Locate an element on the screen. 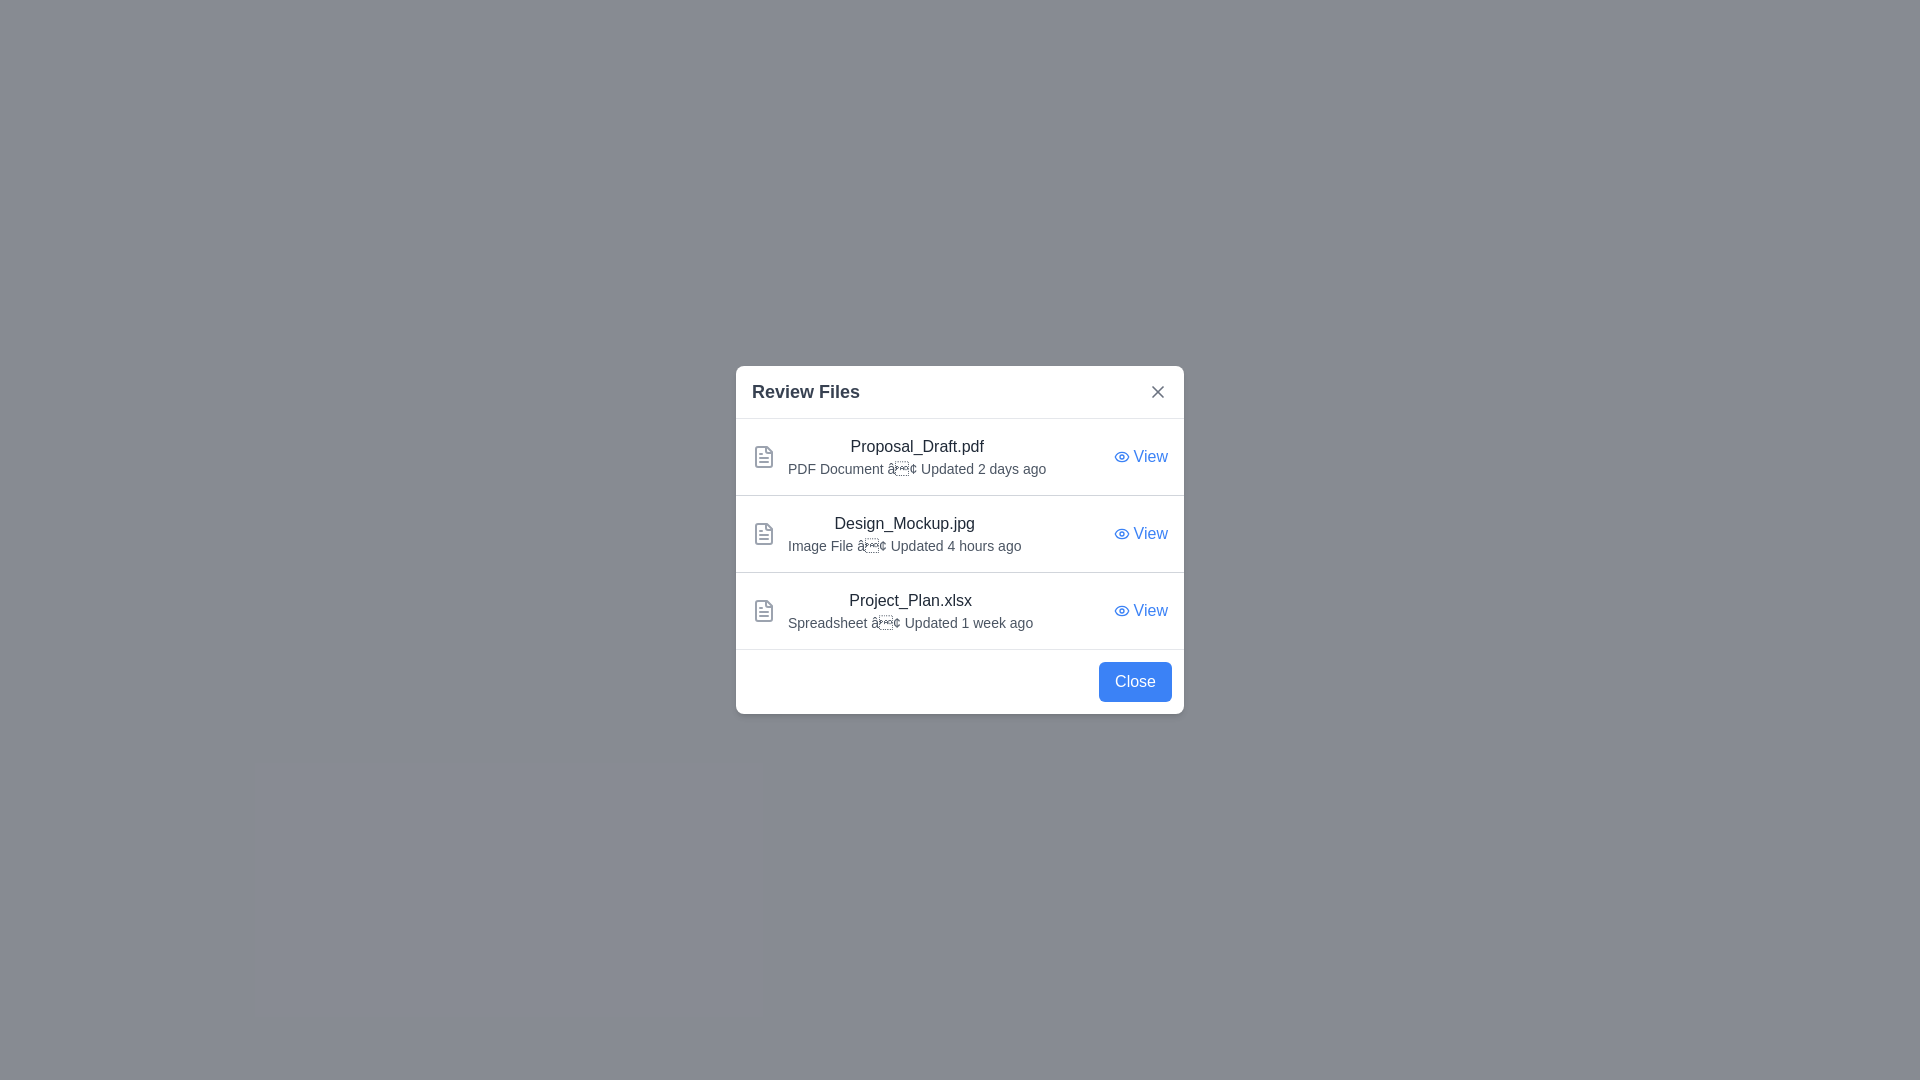  the 'View' button for the file named Proposal_Draft.pdf is located at coordinates (1140, 456).